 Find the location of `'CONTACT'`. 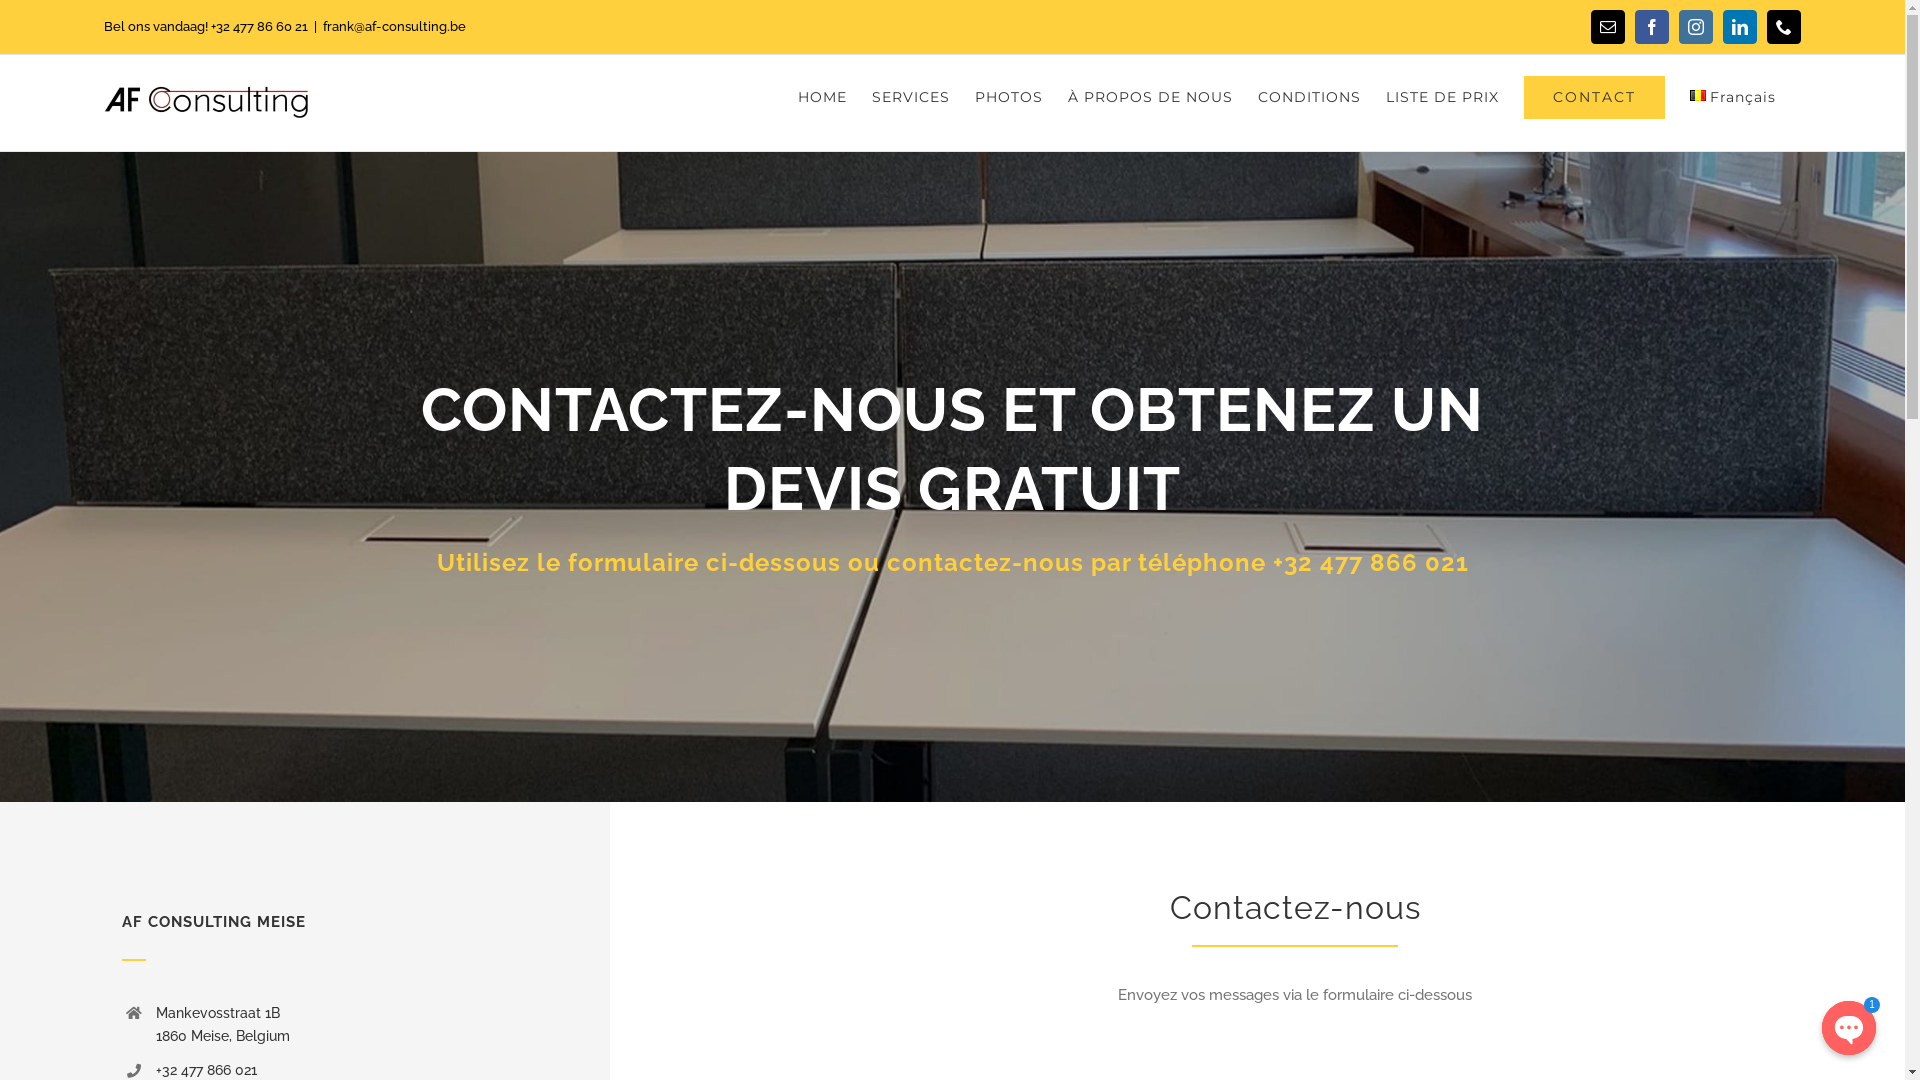

'CONTACT' is located at coordinates (1593, 96).